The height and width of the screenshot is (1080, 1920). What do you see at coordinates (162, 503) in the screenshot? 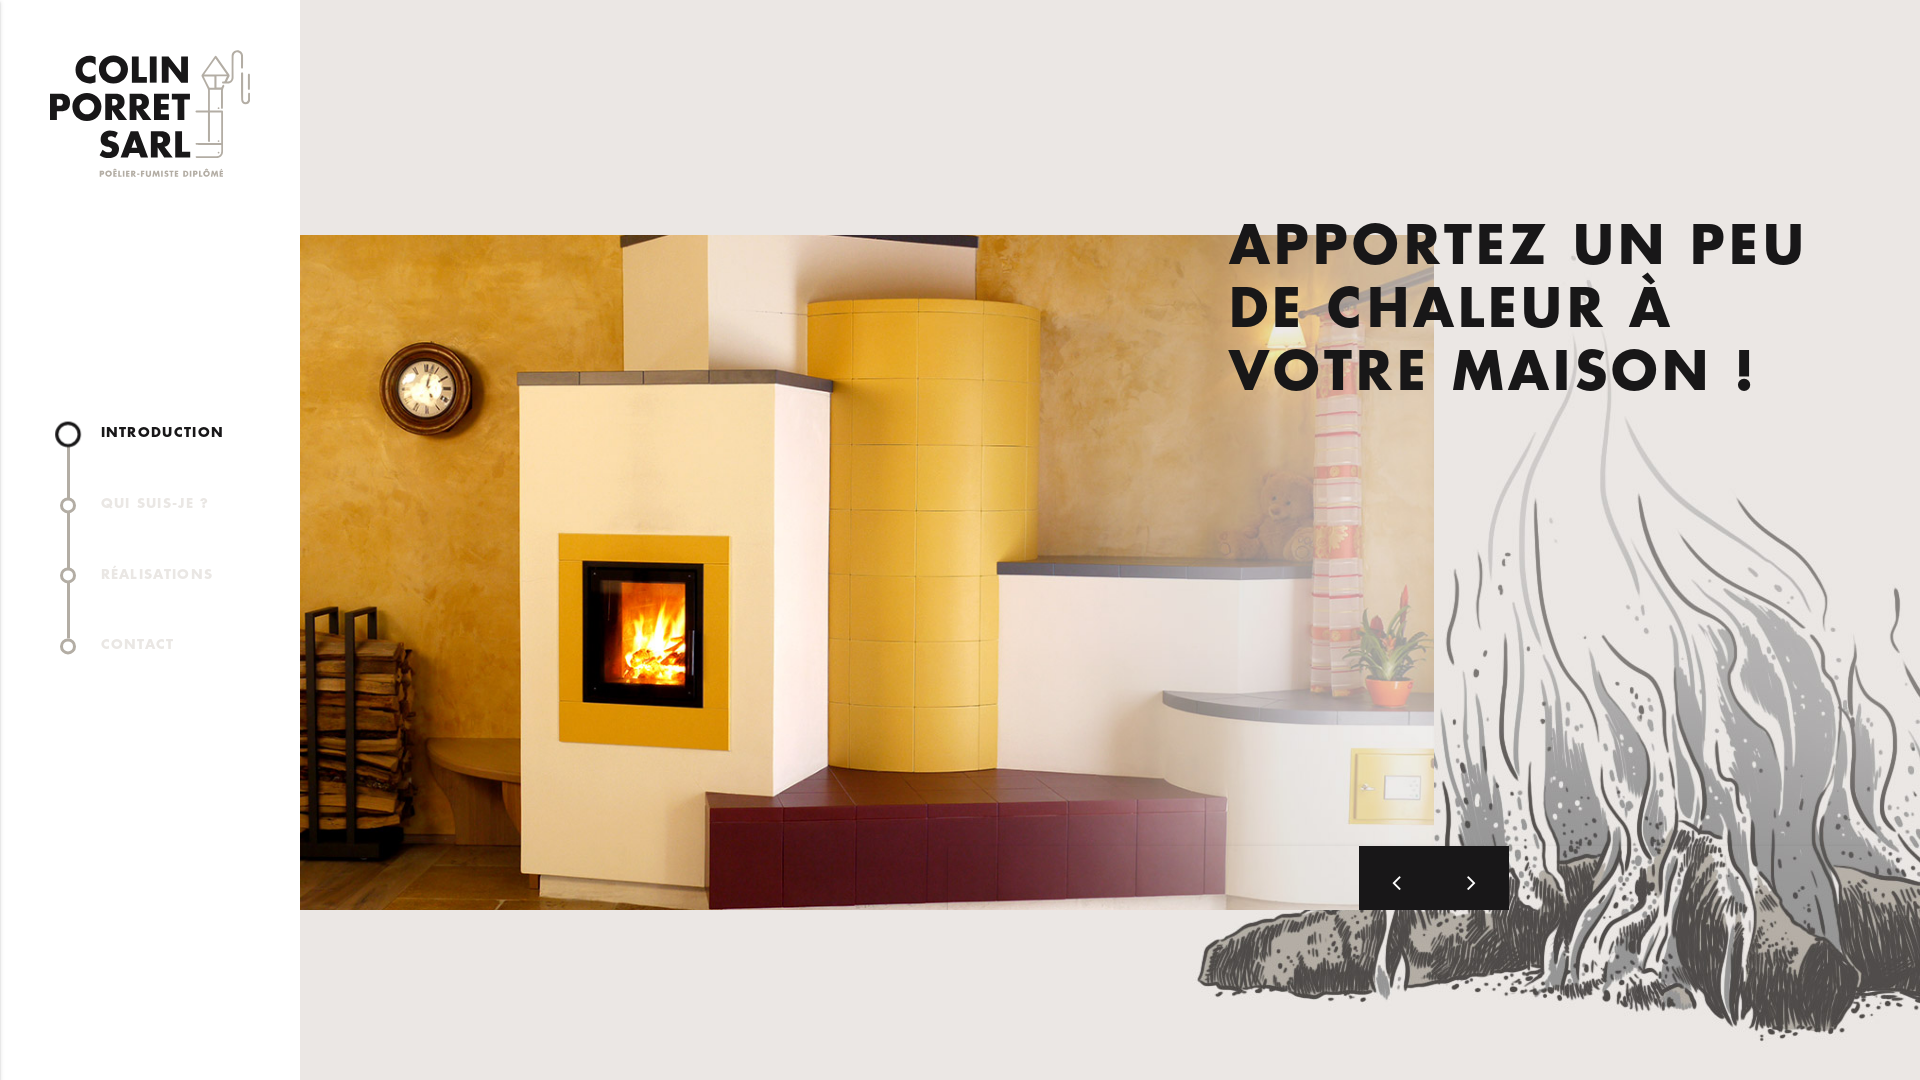
I see `'QUI SUIS-JE ?'` at bounding box center [162, 503].